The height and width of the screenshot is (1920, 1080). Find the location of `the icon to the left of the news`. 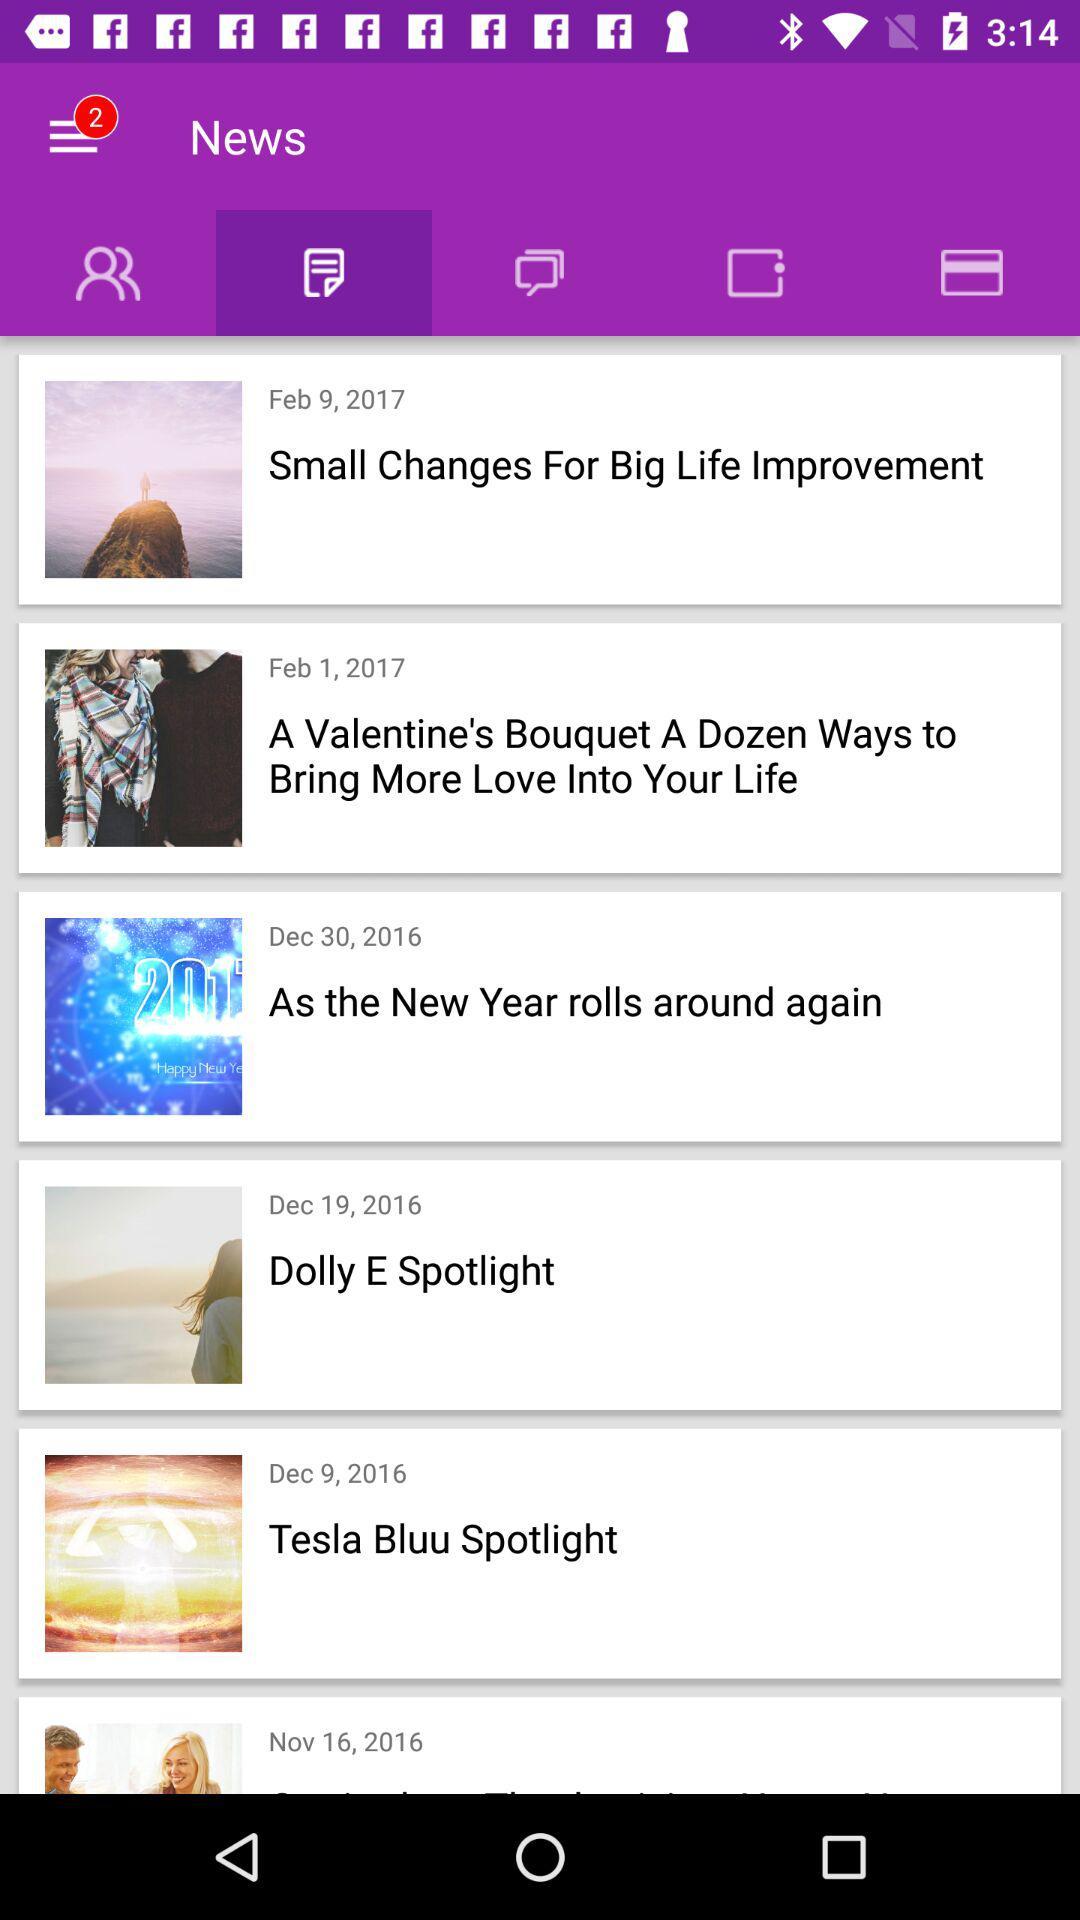

the icon to the left of the news is located at coordinates (72, 135).